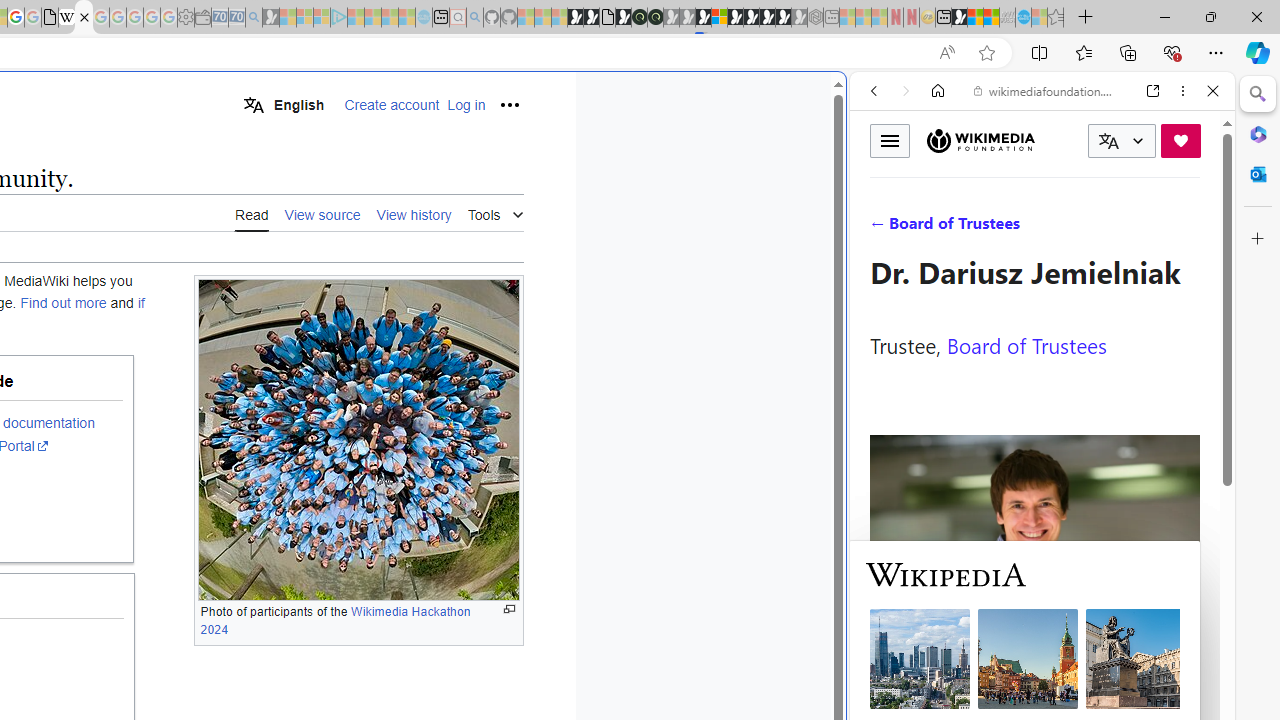  Describe the element at coordinates (473, 17) in the screenshot. I see `'github - Search - Sleeping'` at that location.